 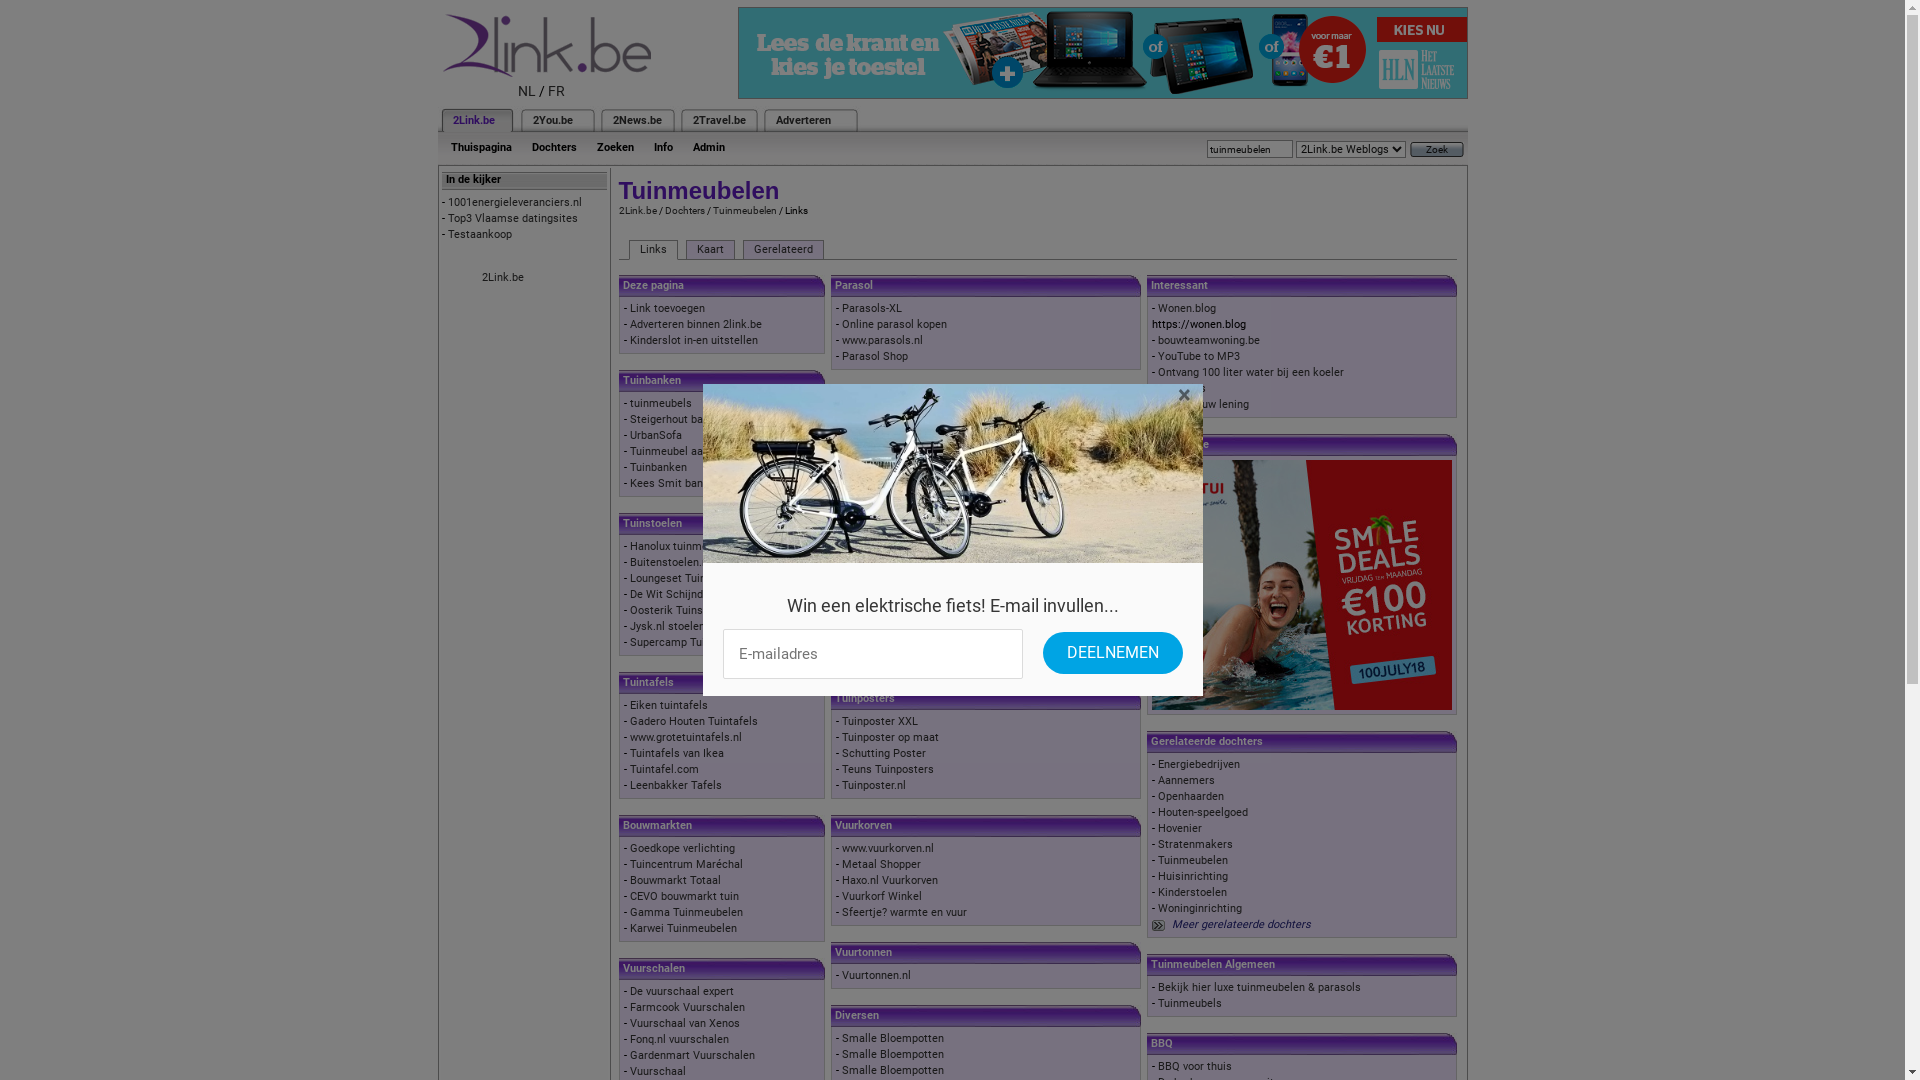 What do you see at coordinates (1193, 875) in the screenshot?
I see `'Huisinrichting'` at bounding box center [1193, 875].